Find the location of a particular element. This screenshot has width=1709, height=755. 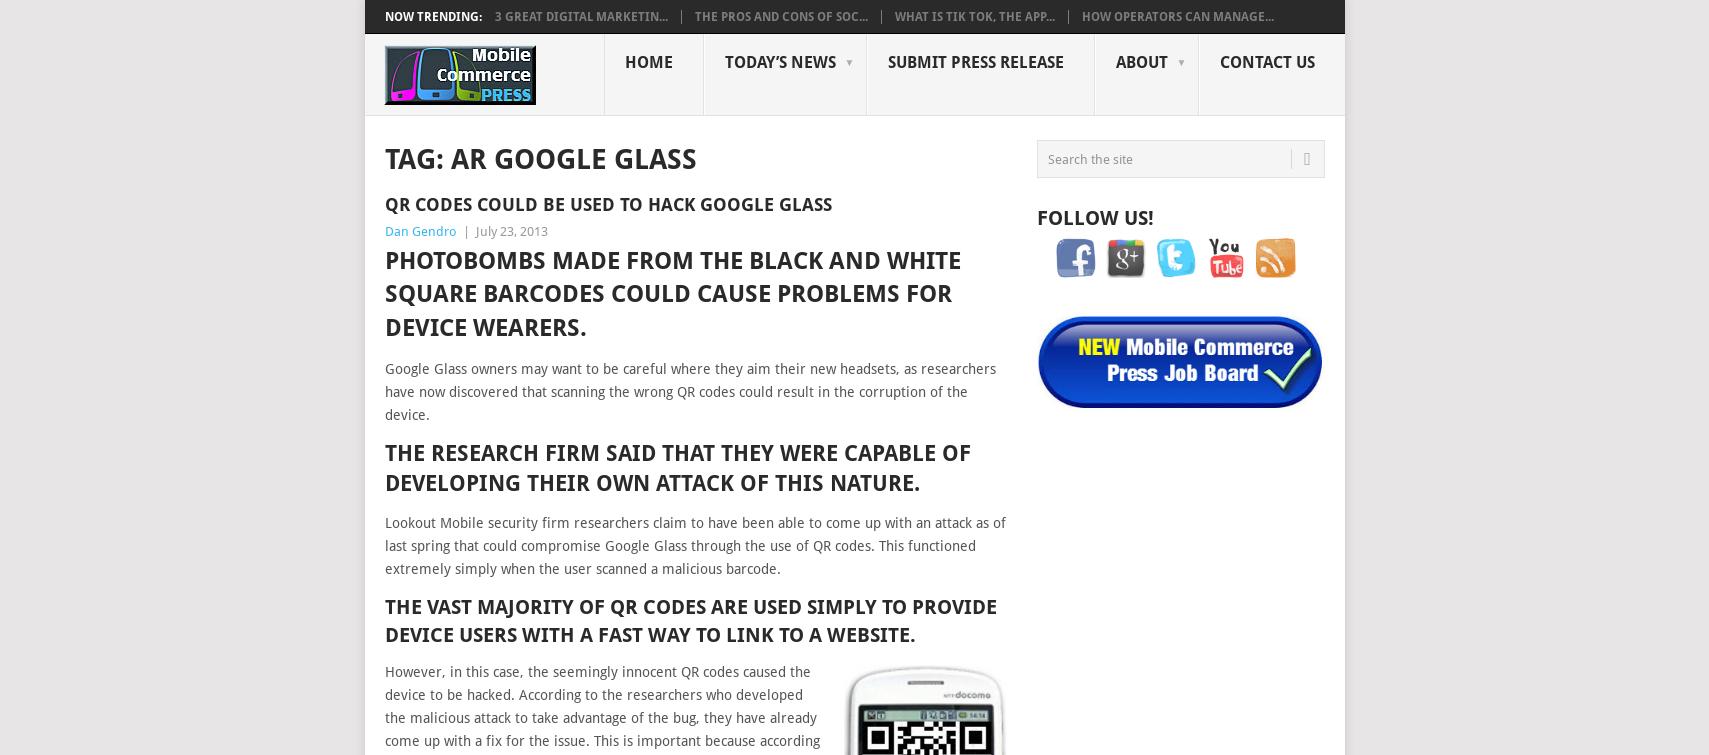

'Home' is located at coordinates (647, 62).